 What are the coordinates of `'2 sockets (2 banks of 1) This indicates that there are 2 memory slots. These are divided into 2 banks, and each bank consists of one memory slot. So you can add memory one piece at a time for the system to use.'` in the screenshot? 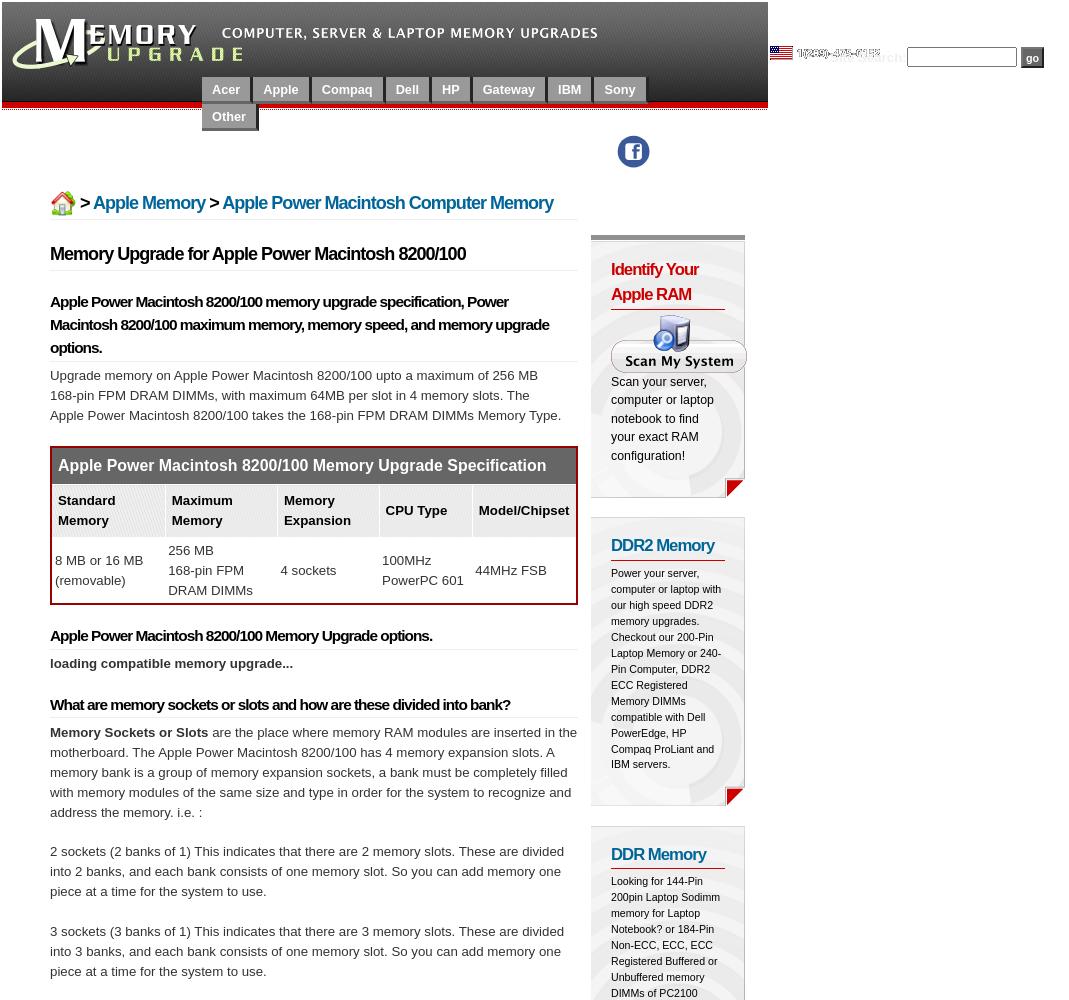 It's located at (49, 870).